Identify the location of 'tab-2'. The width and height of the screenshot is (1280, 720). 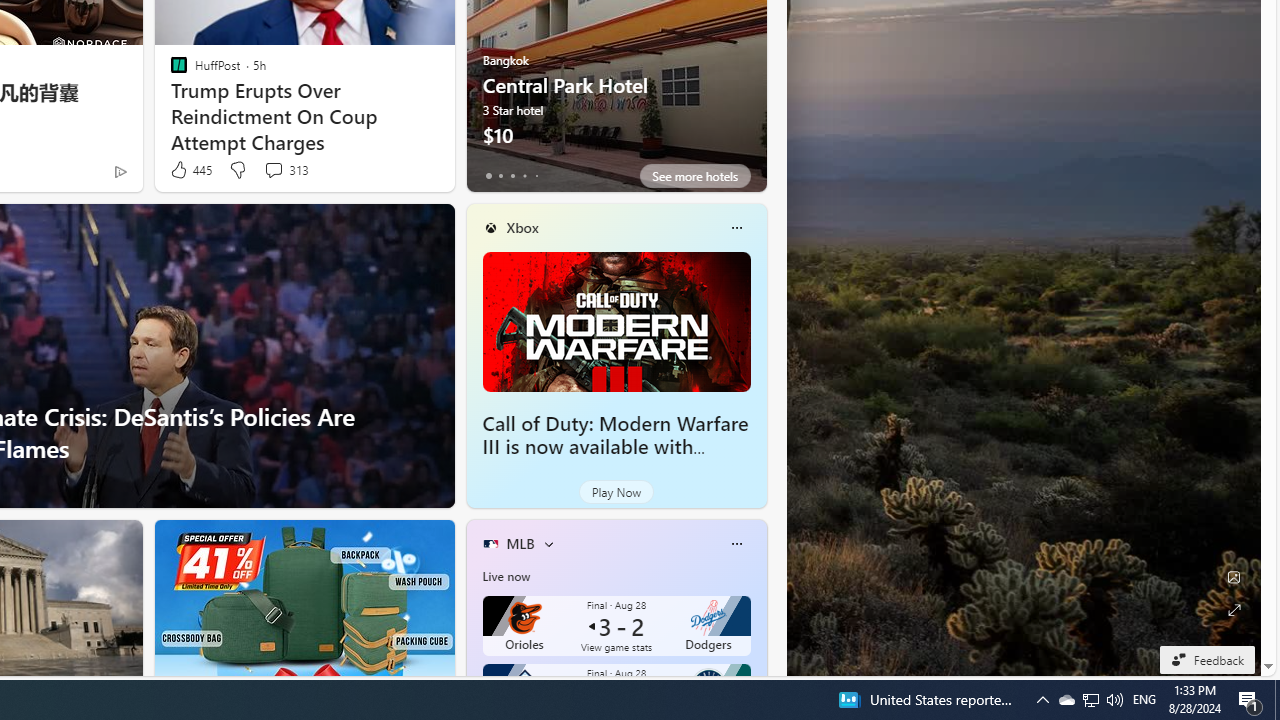
(512, 175).